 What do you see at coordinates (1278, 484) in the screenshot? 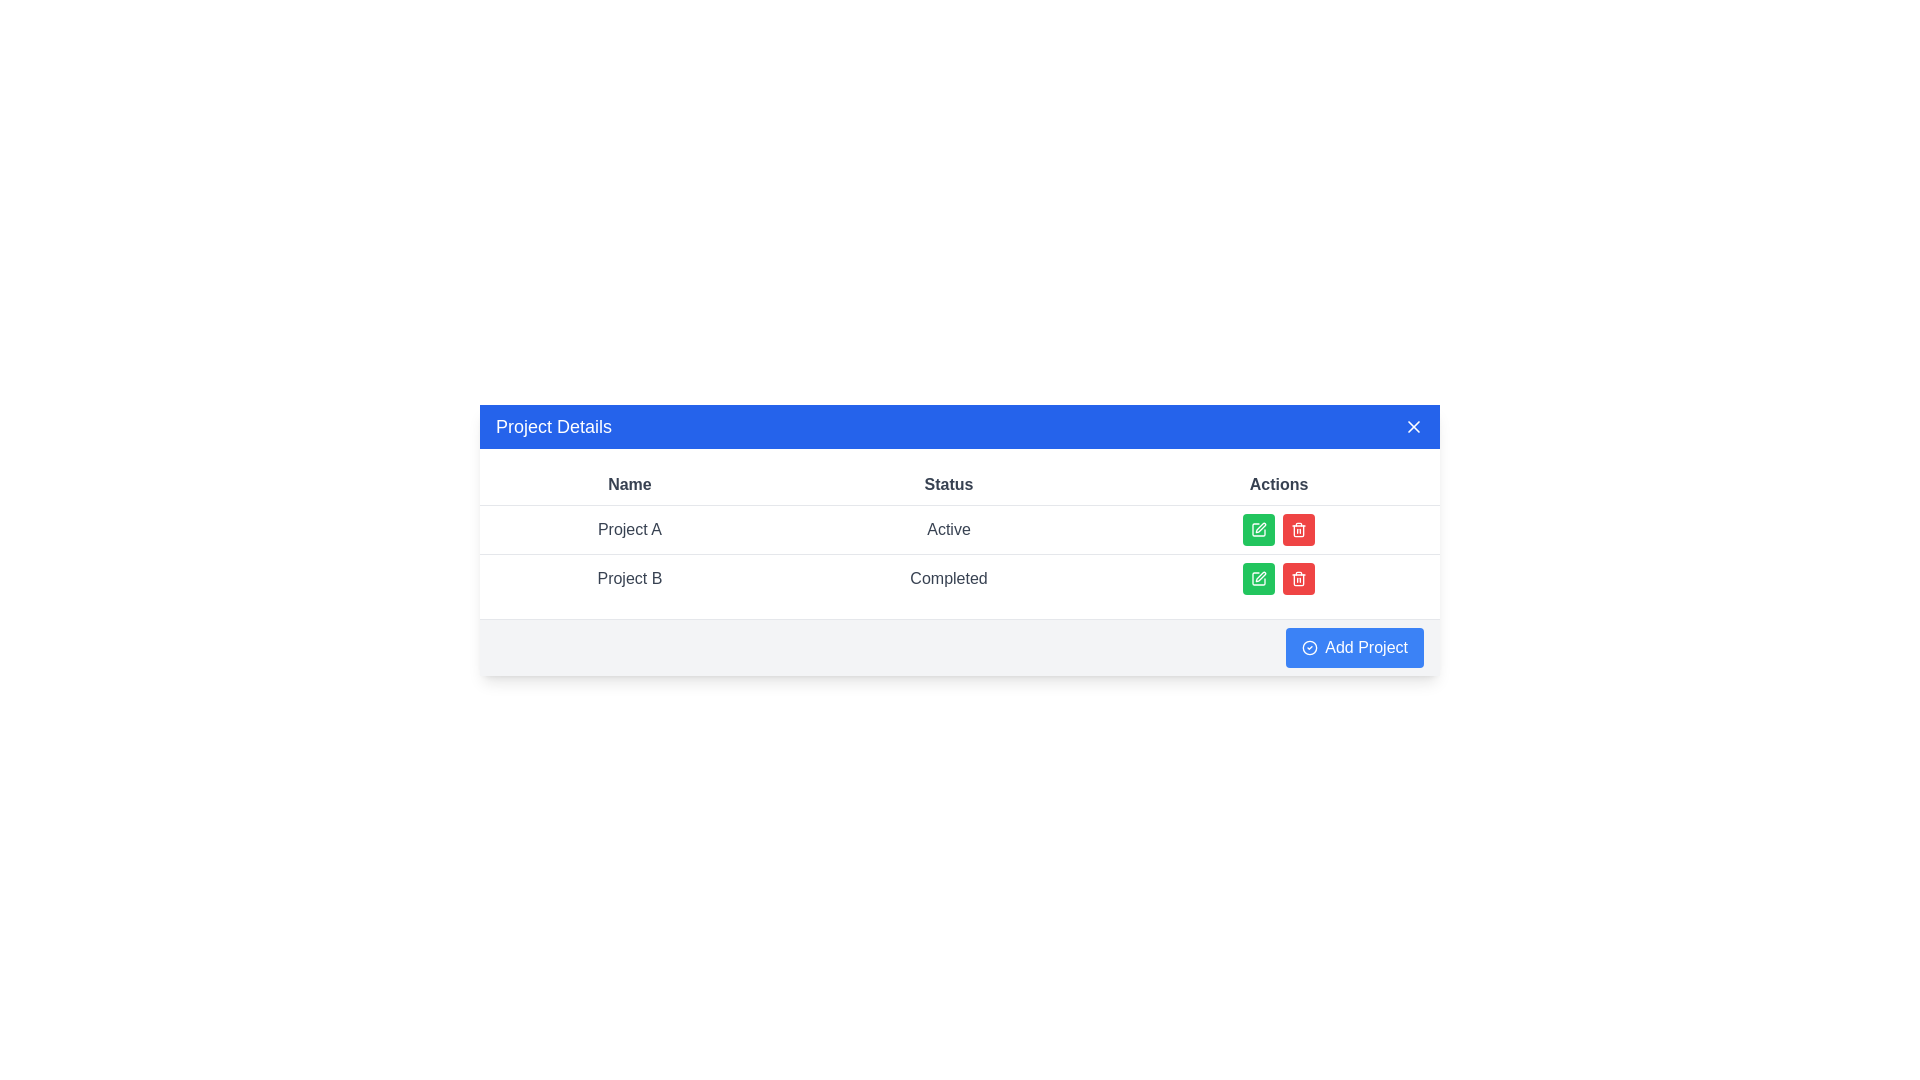
I see `the header label in the third column of the table, which categorizes the action buttons below it` at bounding box center [1278, 484].